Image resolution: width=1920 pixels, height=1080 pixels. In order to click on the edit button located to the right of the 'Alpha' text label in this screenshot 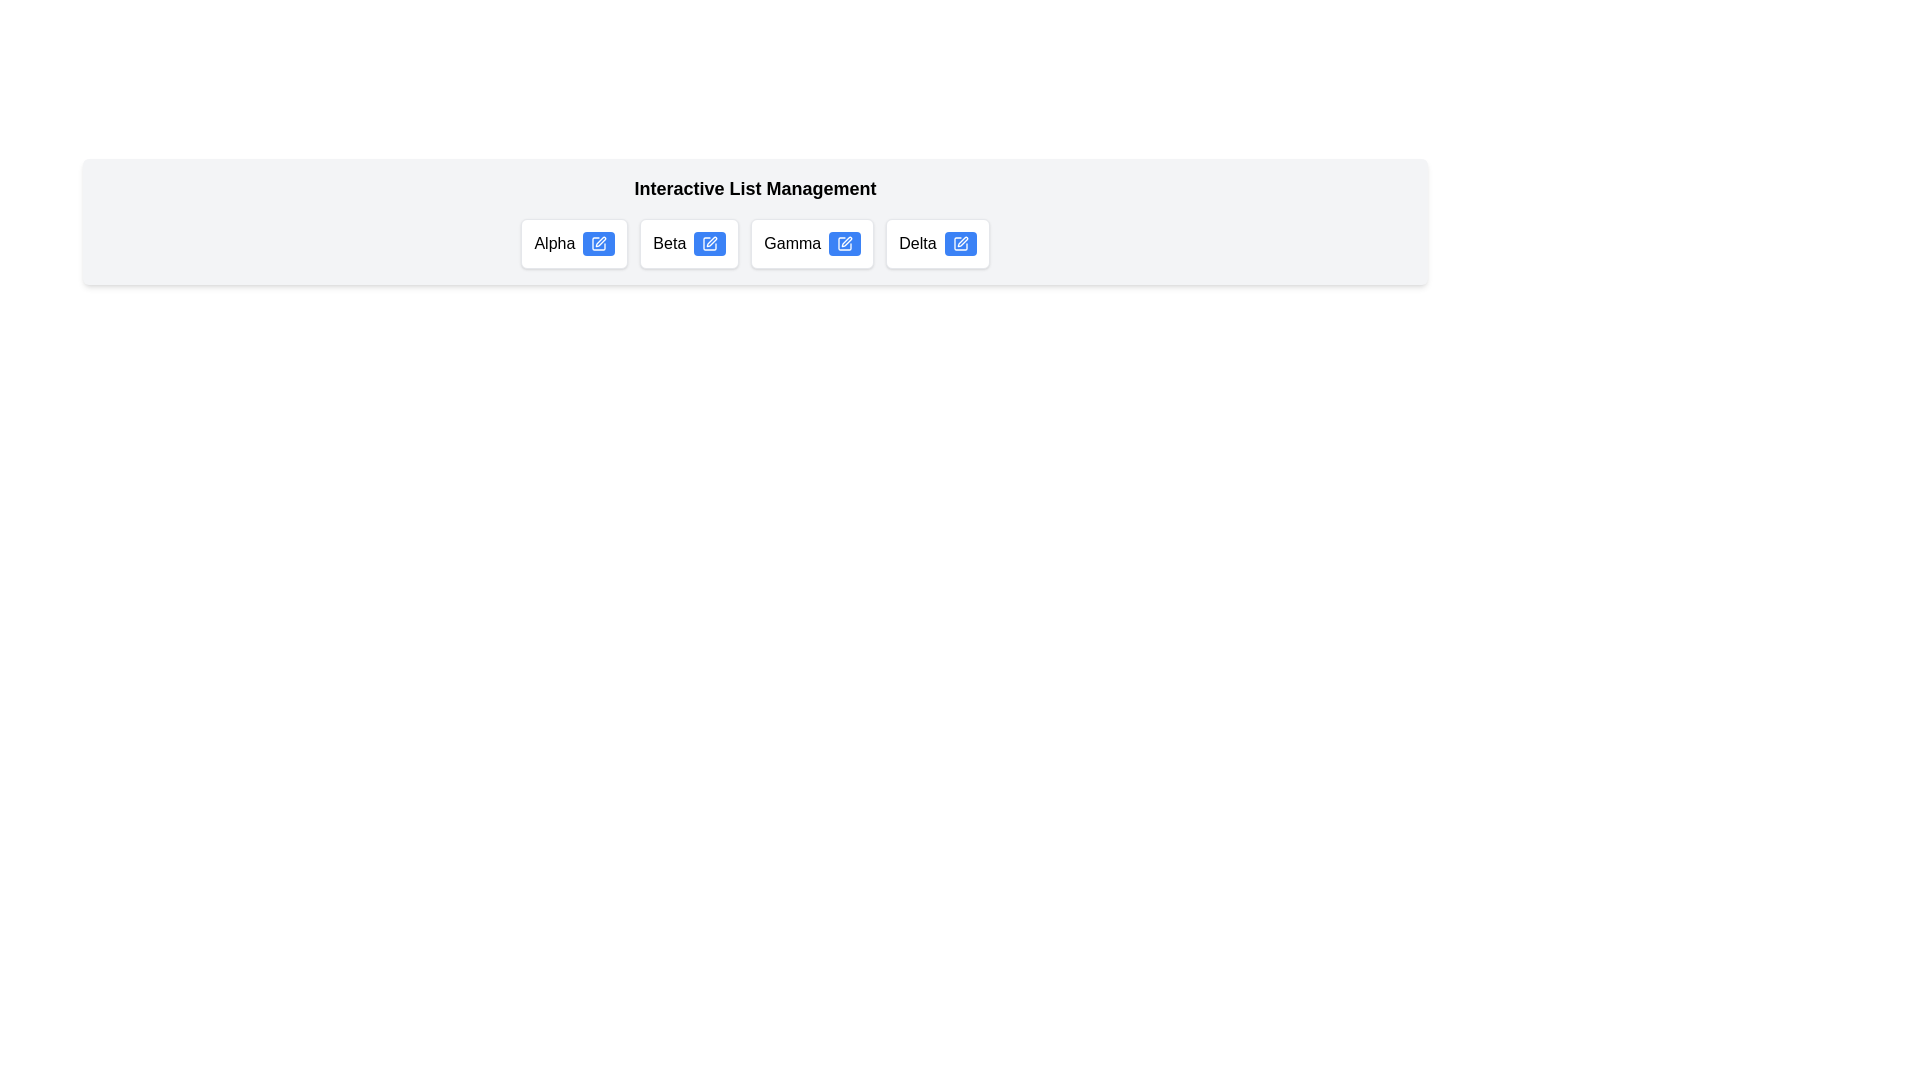, I will do `click(598, 242)`.